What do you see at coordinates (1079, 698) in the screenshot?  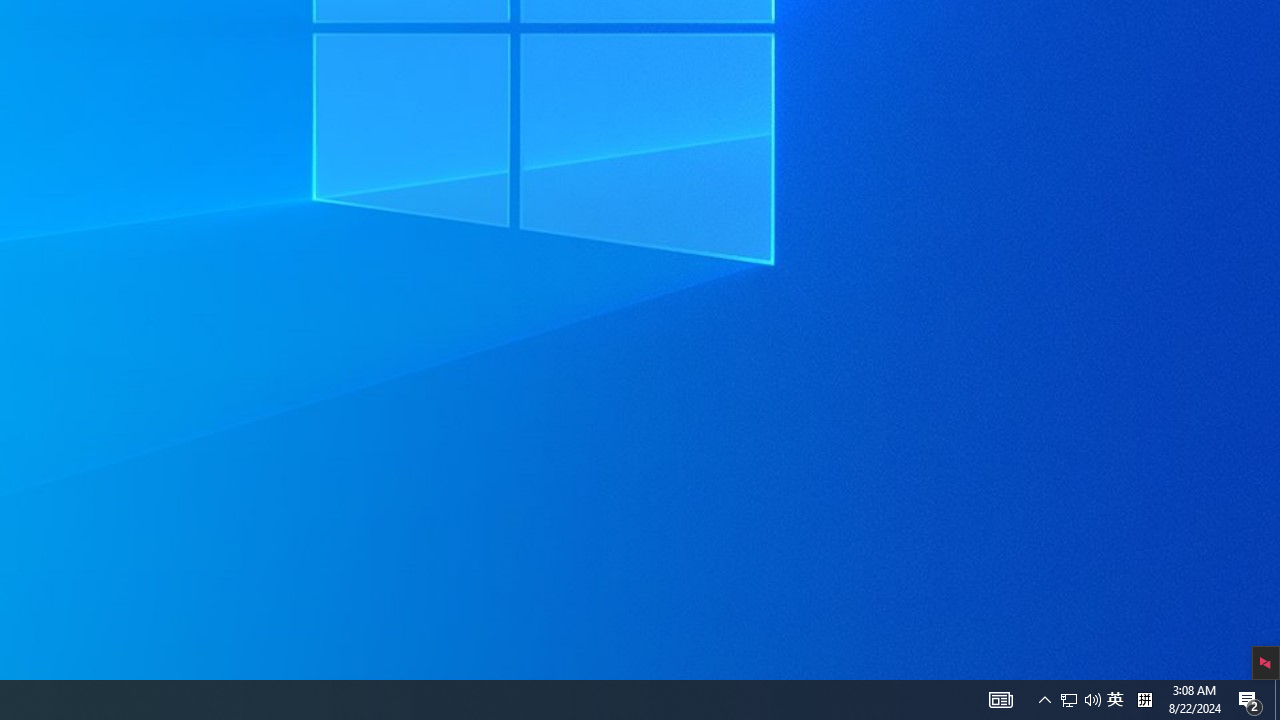 I see `'User Promoted Notification Area'` at bounding box center [1079, 698].